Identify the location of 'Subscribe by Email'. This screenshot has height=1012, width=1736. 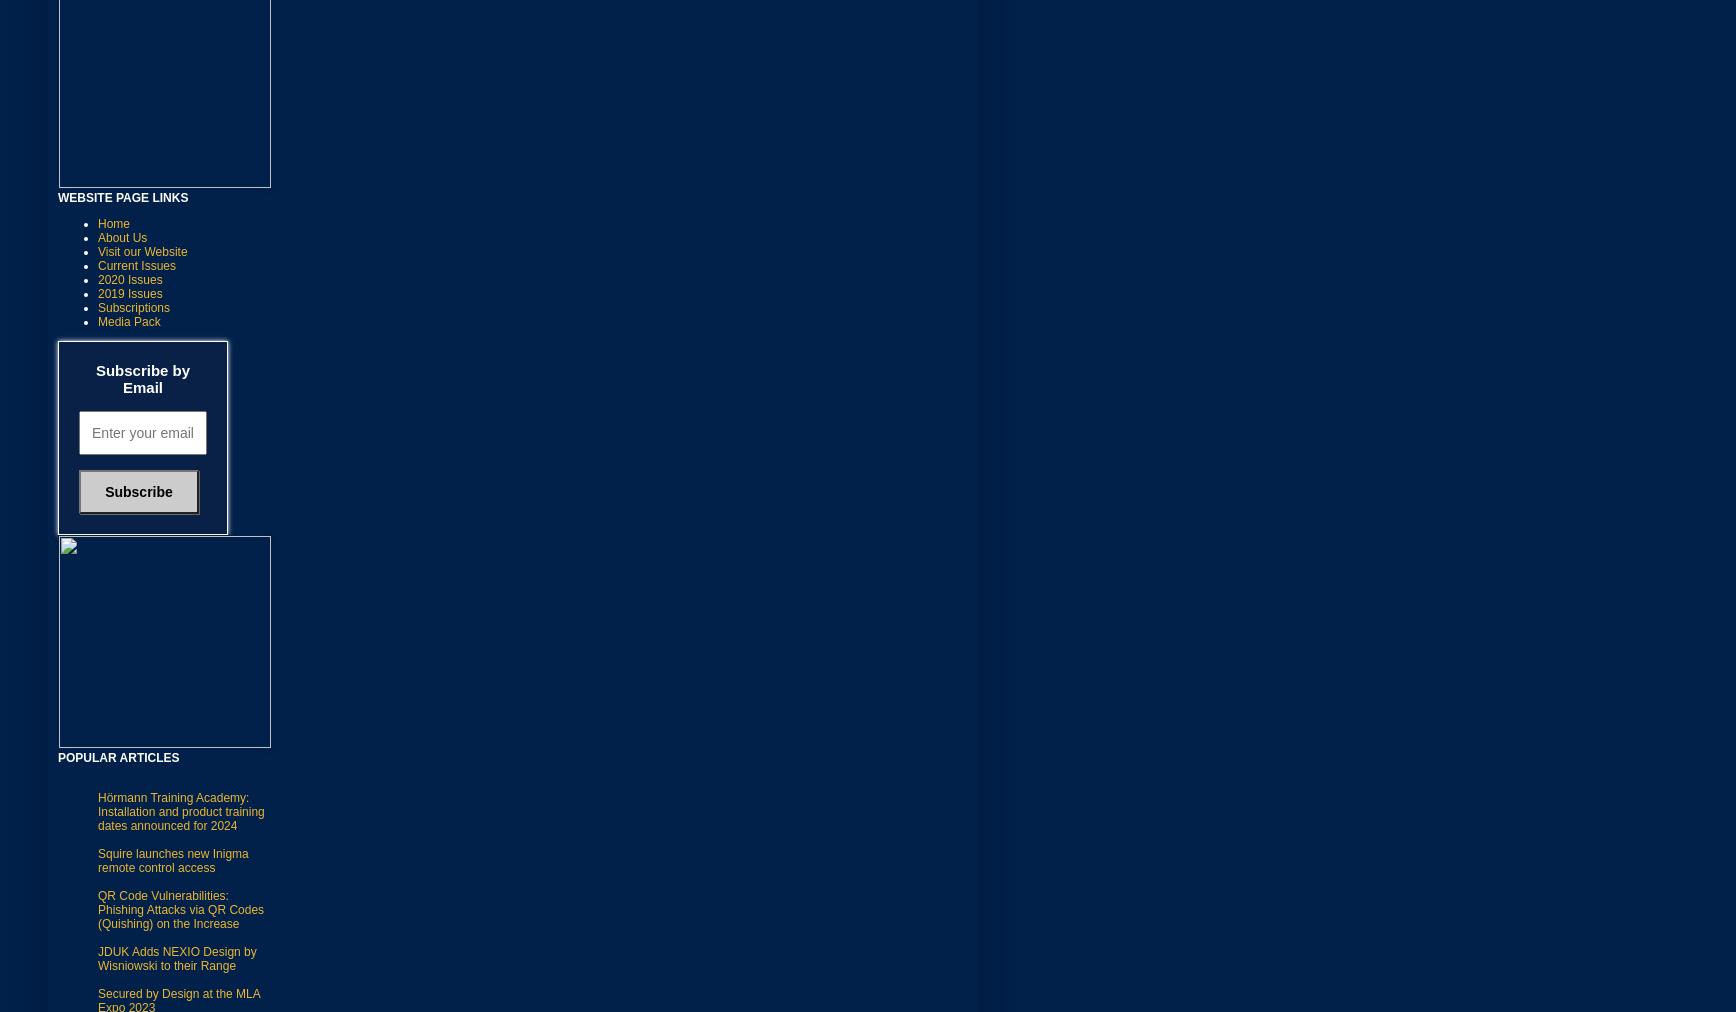
(142, 376).